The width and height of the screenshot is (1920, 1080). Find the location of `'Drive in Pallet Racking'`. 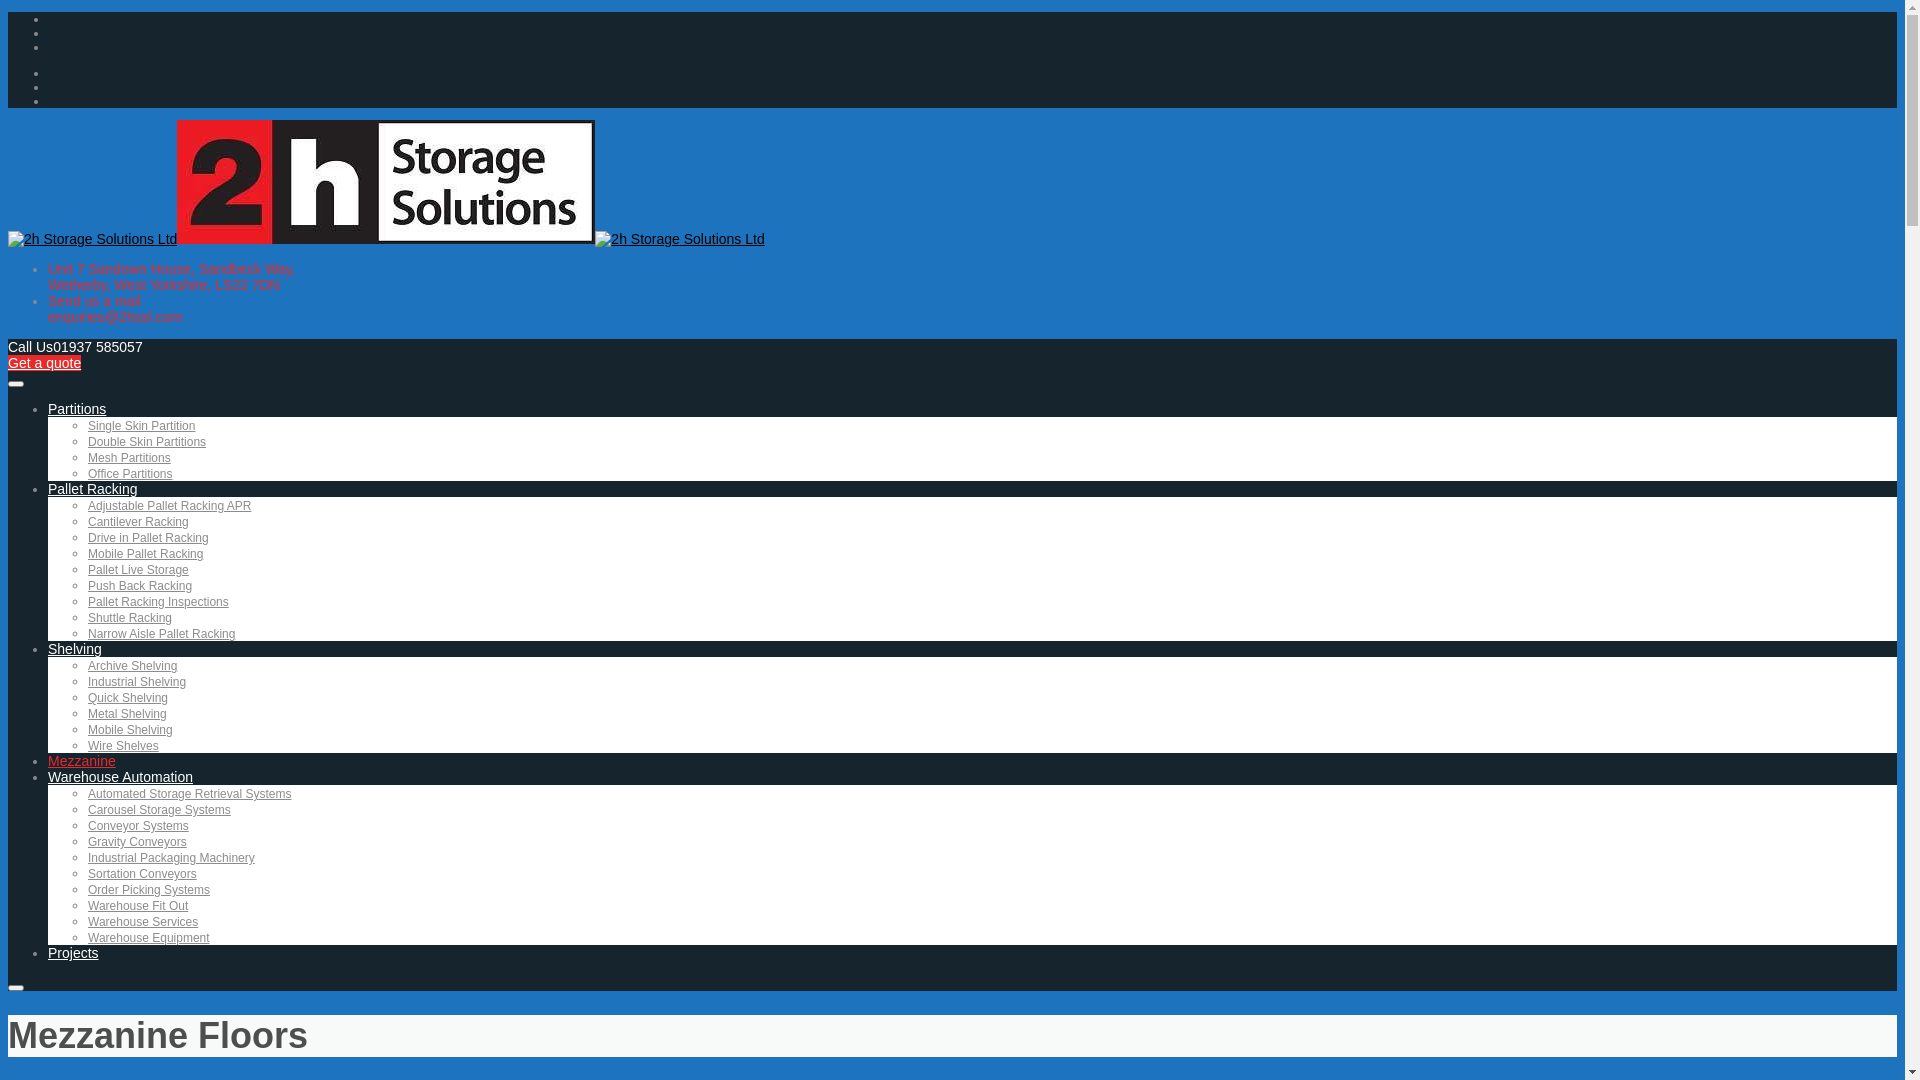

'Drive in Pallet Racking' is located at coordinates (147, 536).